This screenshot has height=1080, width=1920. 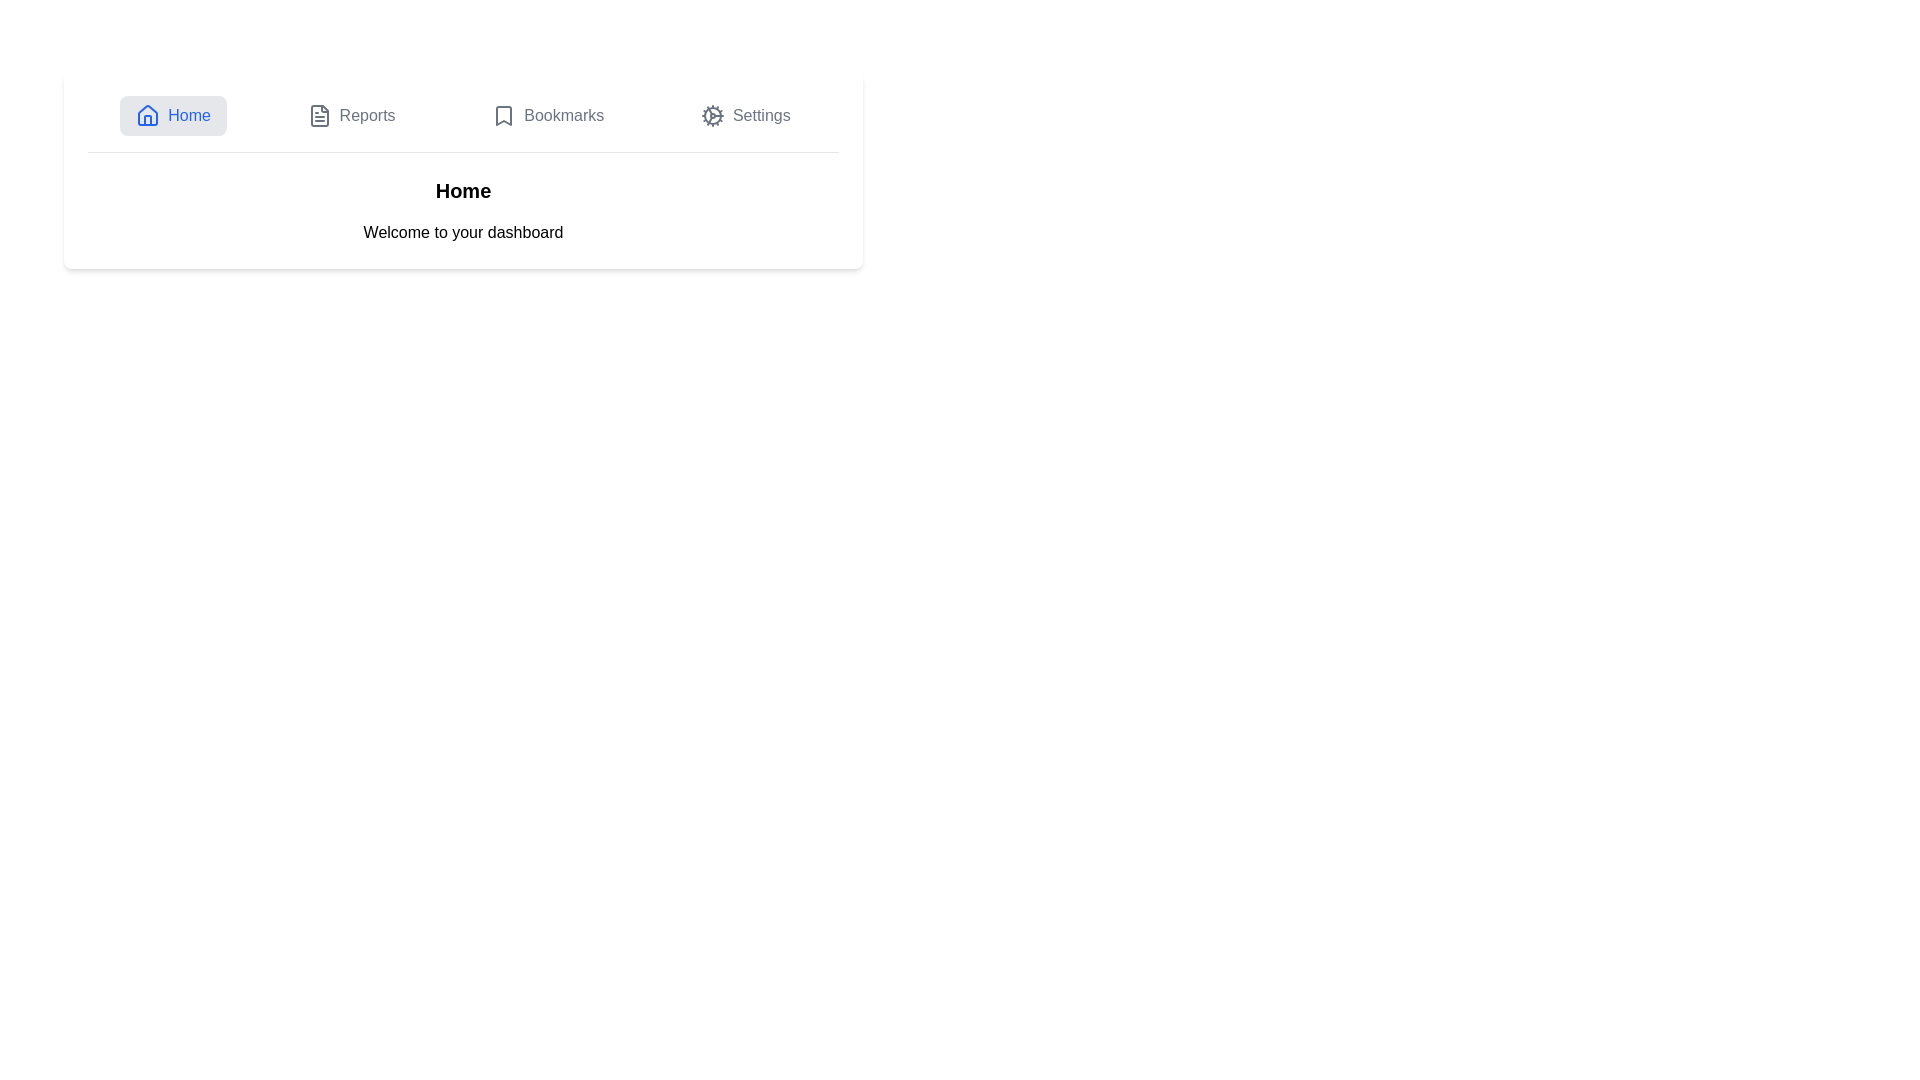 I want to click on the 'Home' icon in the top menu bar, so click(x=147, y=115).